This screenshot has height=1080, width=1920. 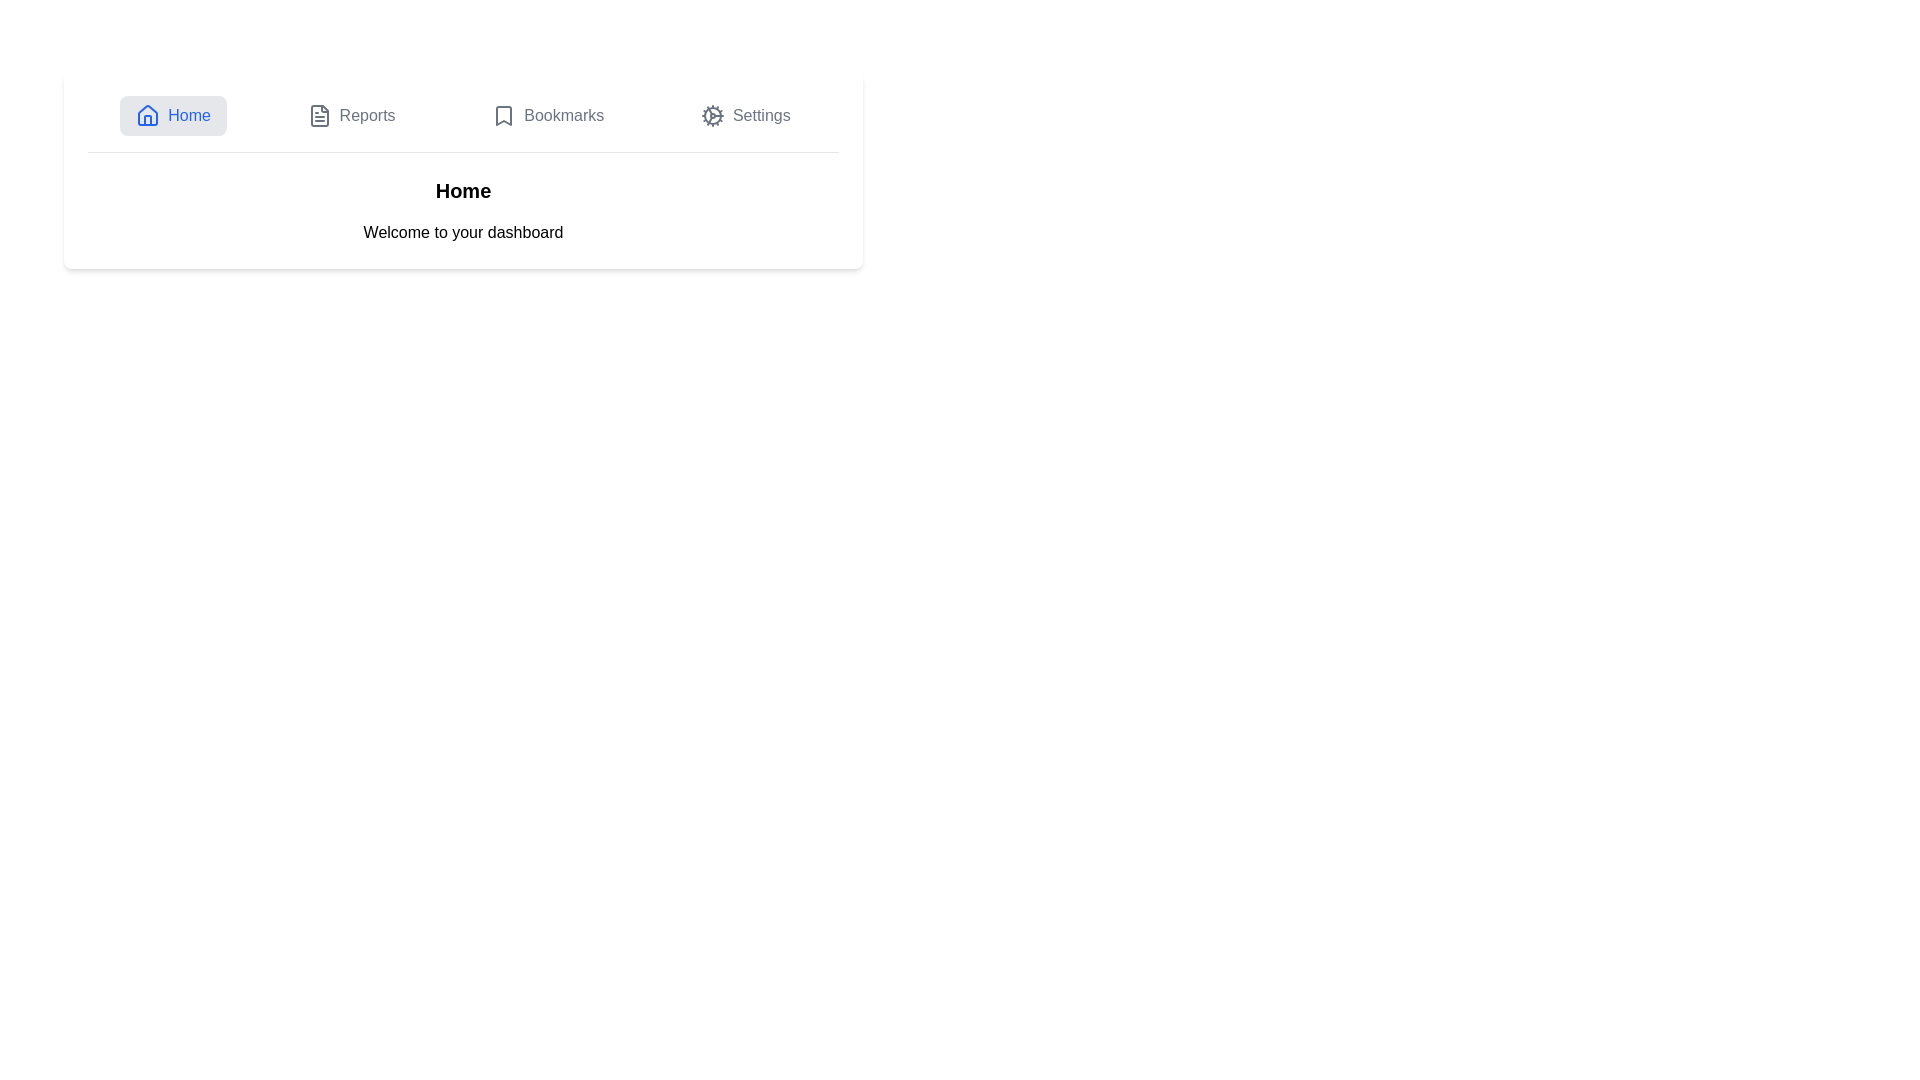 I want to click on the 'Home' icon in the top menu bar, so click(x=147, y=115).